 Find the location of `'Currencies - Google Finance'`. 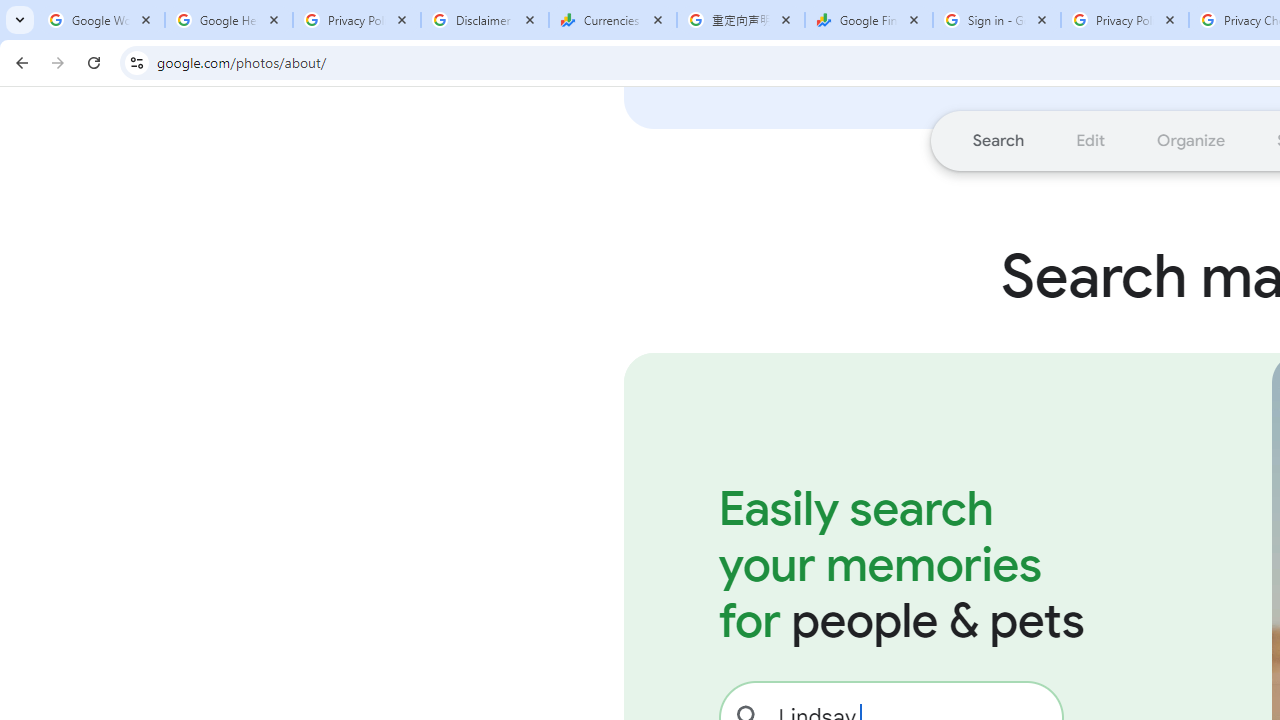

'Currencies - Google Finance' is located at coordinates (612, 20).